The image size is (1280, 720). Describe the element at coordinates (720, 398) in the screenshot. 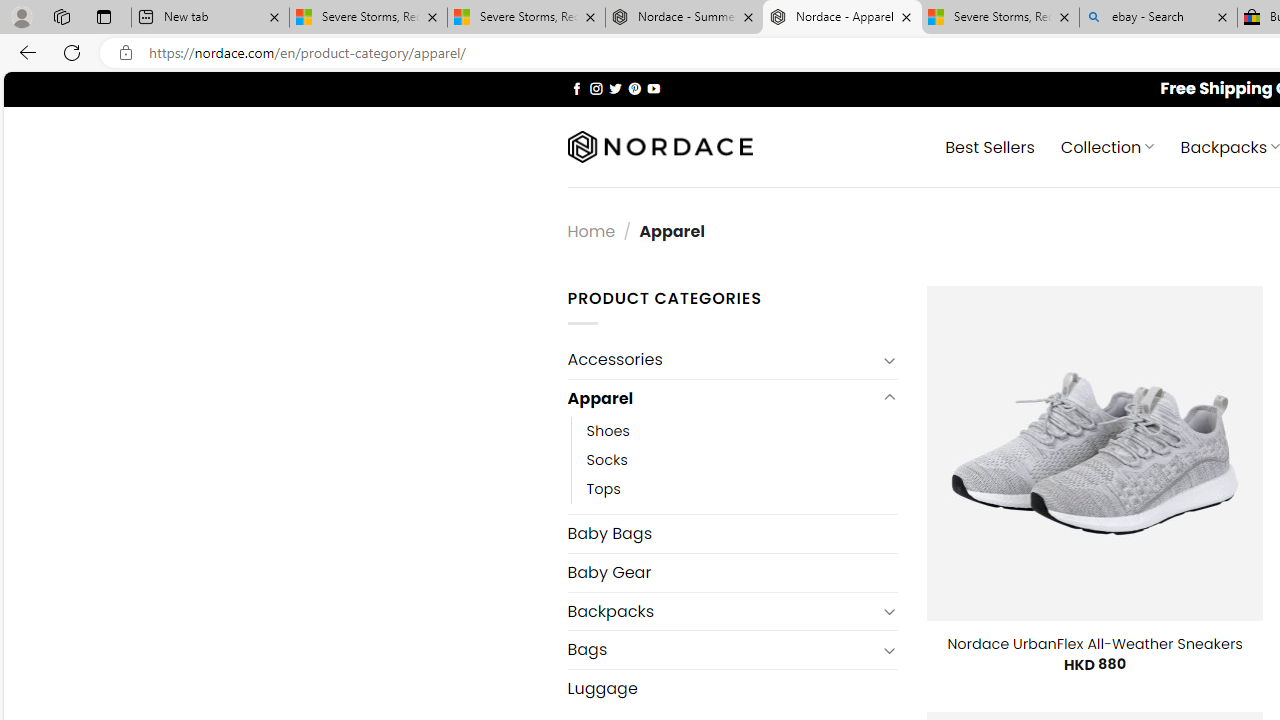

I see `'Apparel'` at that location.